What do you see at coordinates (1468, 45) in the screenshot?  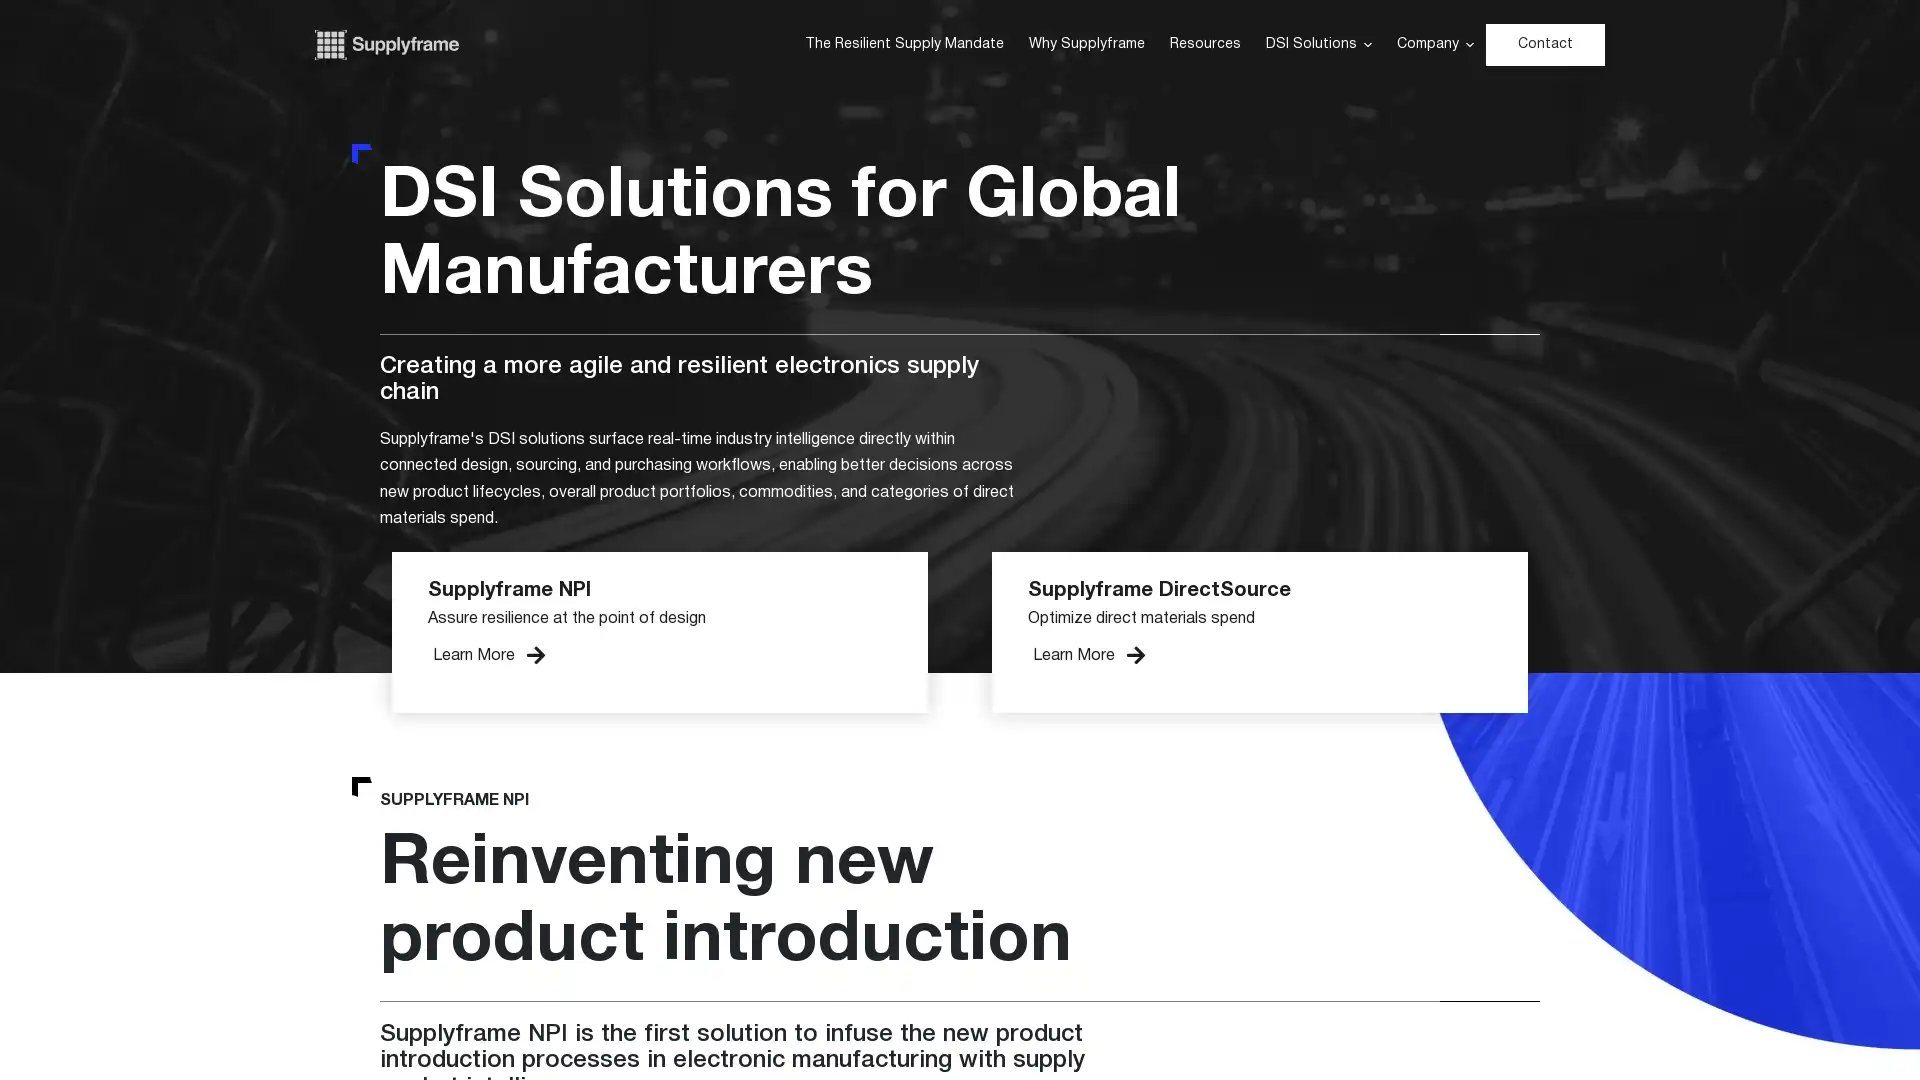 I see `Menu dropdown indicator` at bounding box center [1468, 45].